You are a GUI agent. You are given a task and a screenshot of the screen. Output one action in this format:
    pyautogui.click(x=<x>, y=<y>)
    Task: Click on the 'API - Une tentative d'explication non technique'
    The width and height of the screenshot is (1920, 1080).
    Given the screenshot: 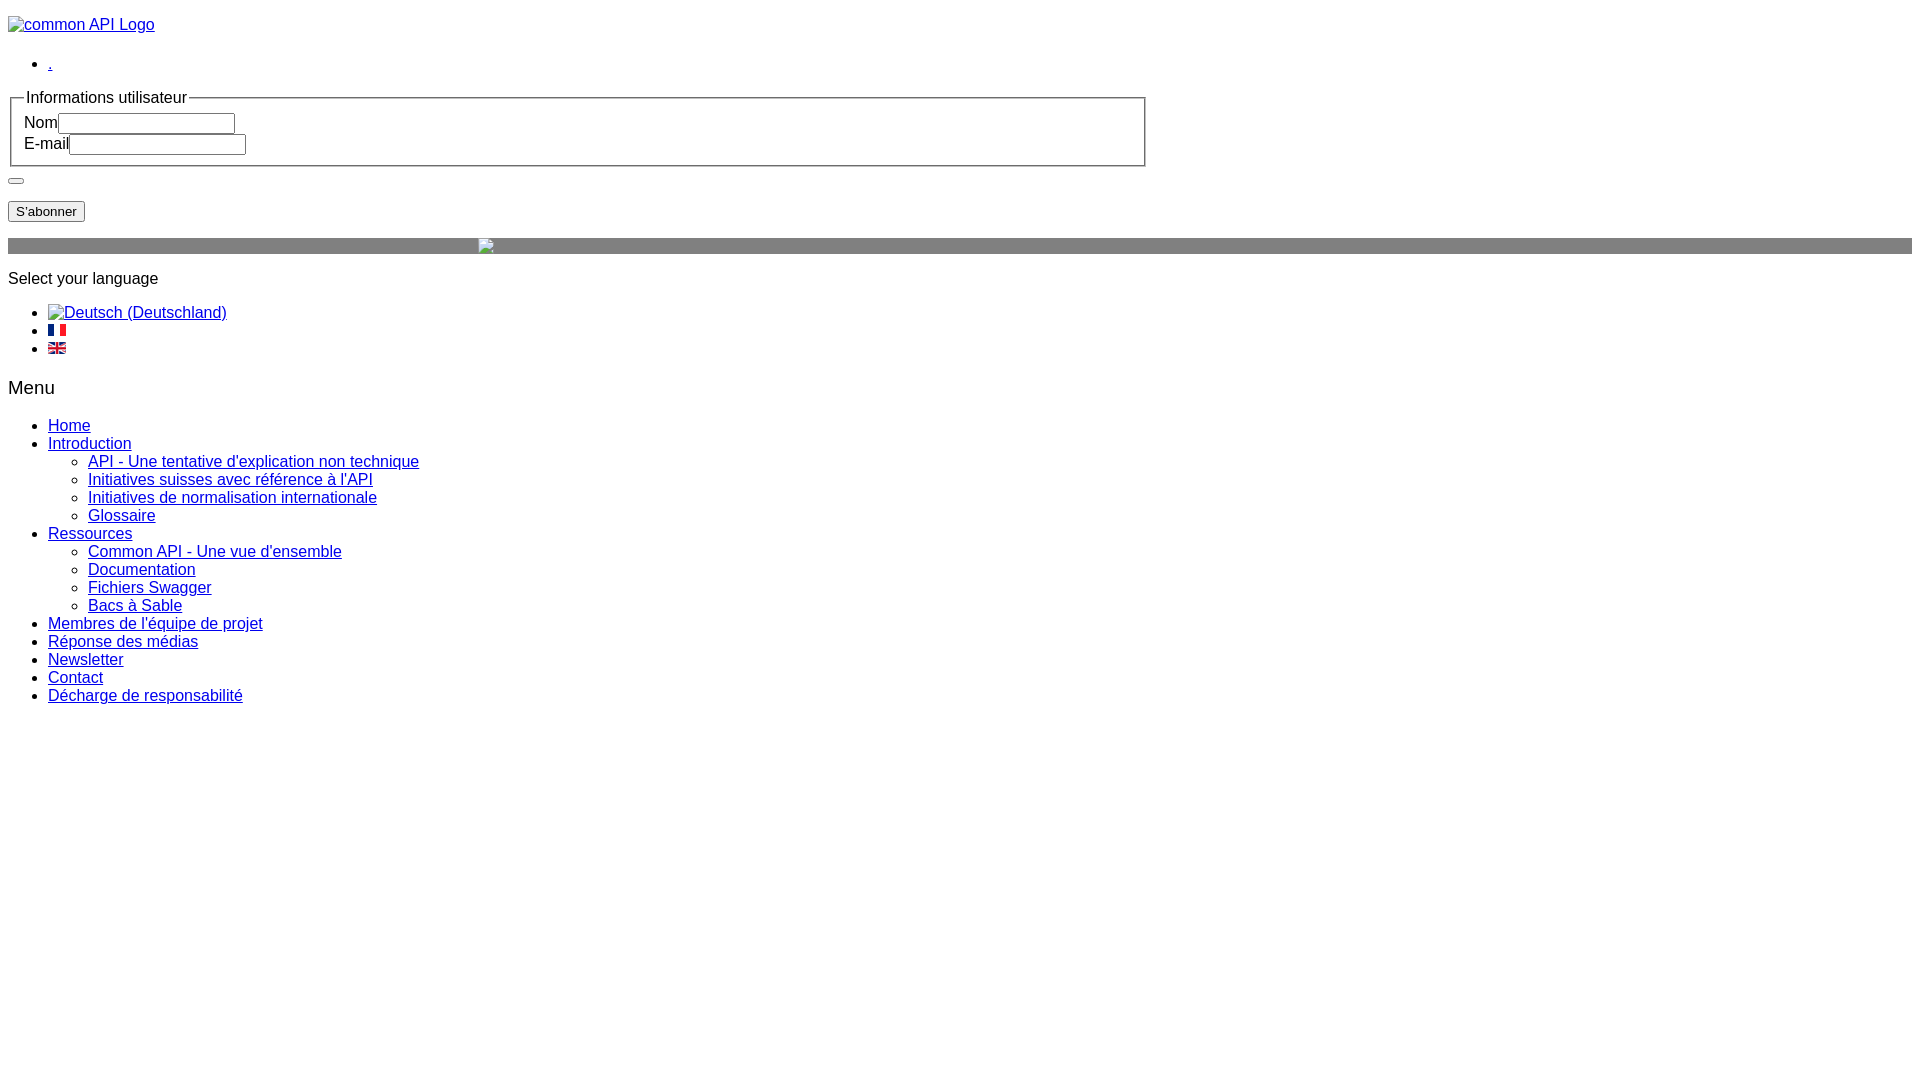 What is the action you would take?
    pyautogui.click(x=252, y=461)
    